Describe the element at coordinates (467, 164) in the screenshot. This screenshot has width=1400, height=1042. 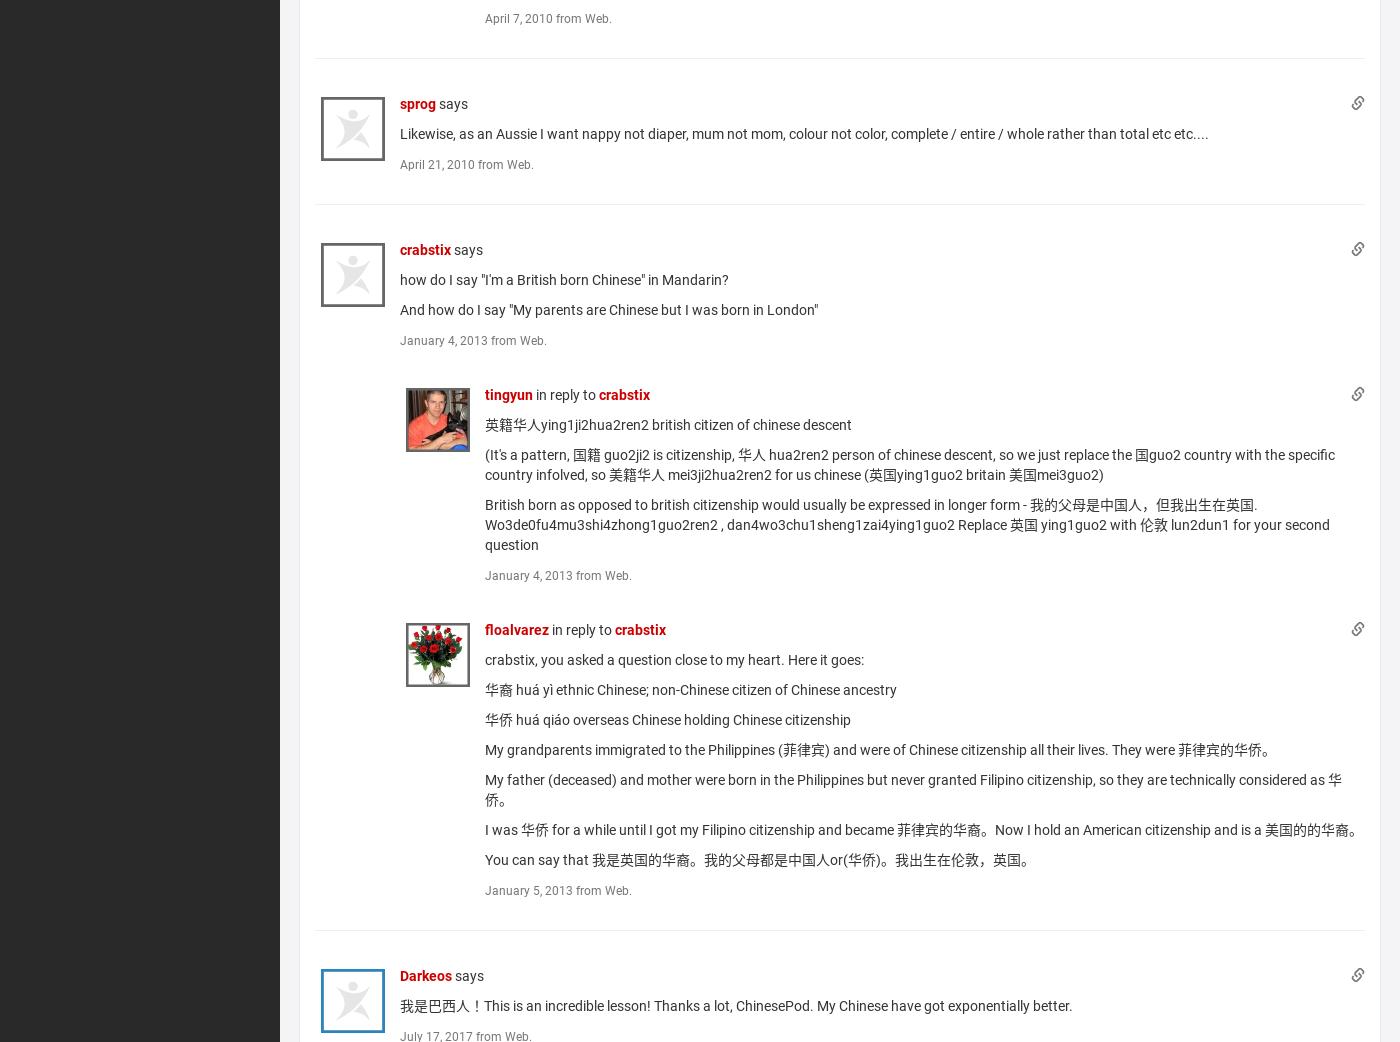
I see `'April 21, 2010 from Web.'` at that location.